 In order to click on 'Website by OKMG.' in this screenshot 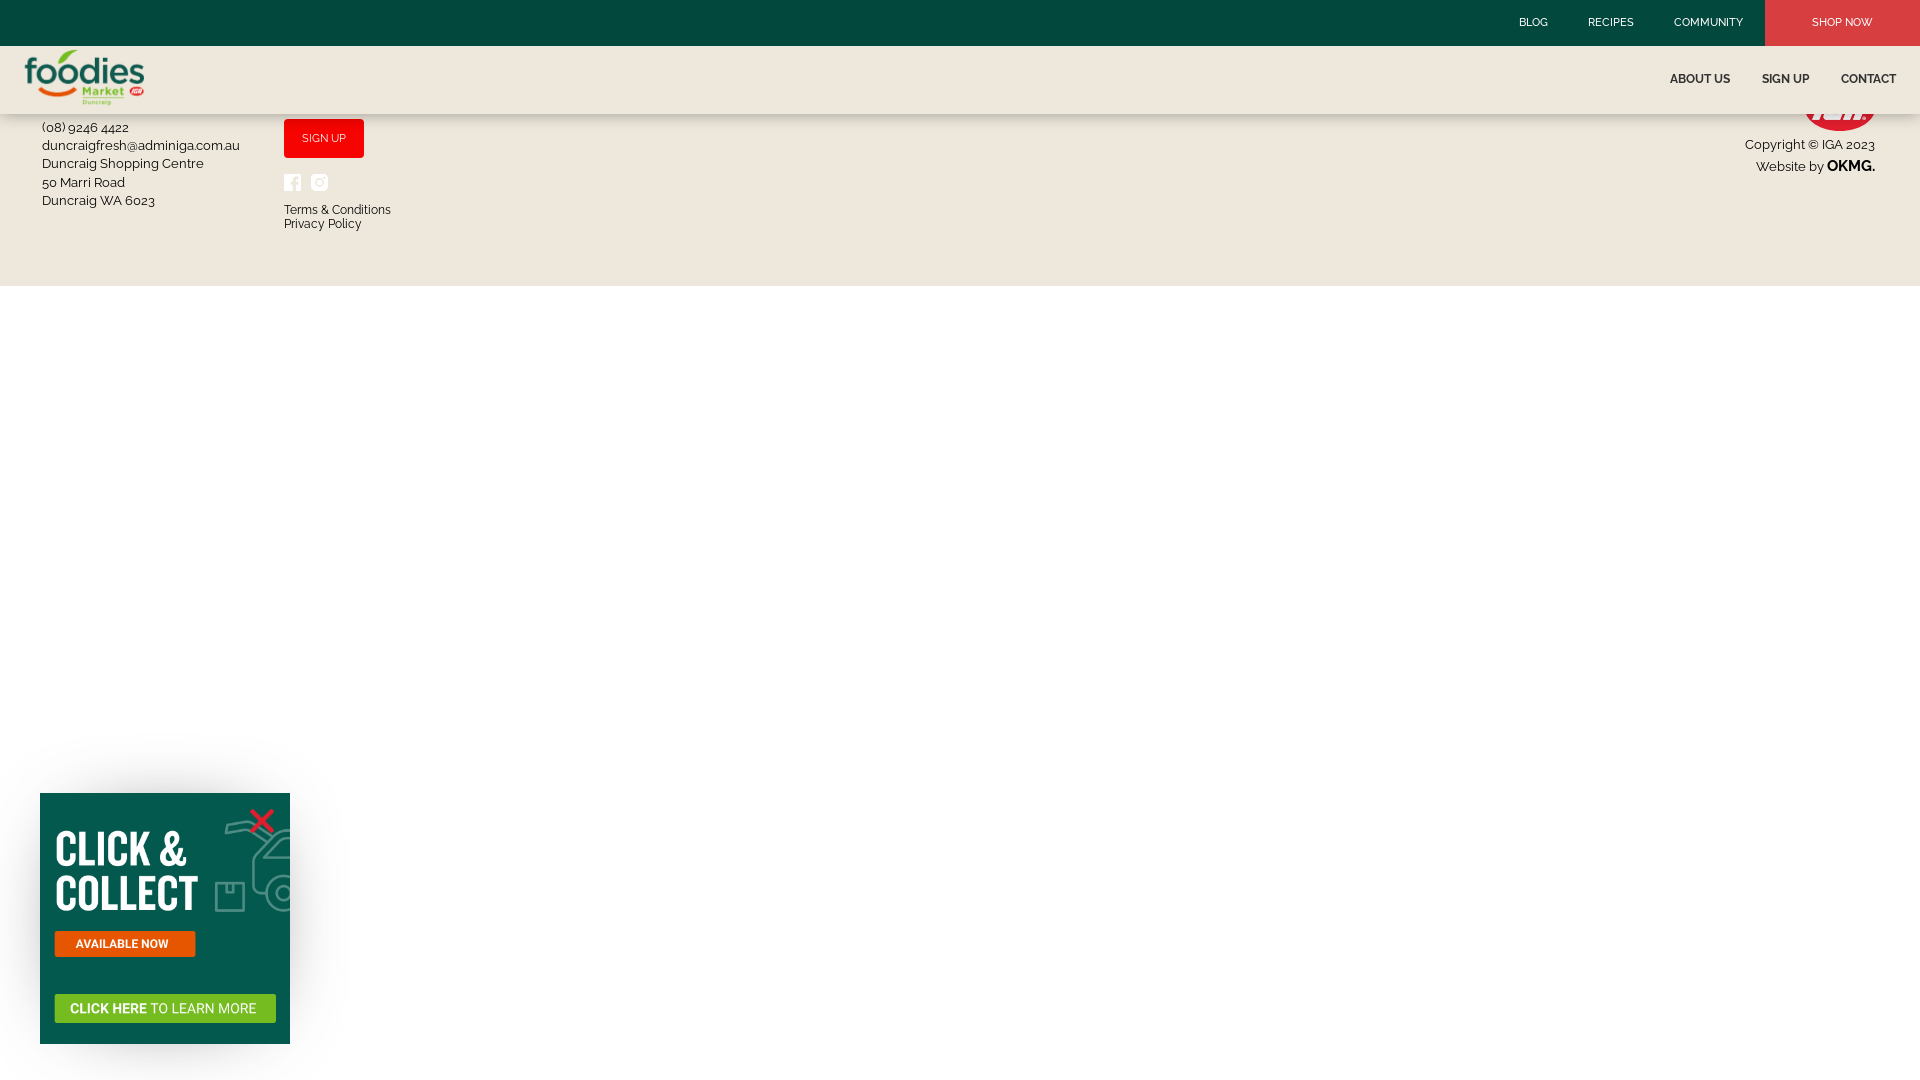, I will do `click(1755, 164)`.